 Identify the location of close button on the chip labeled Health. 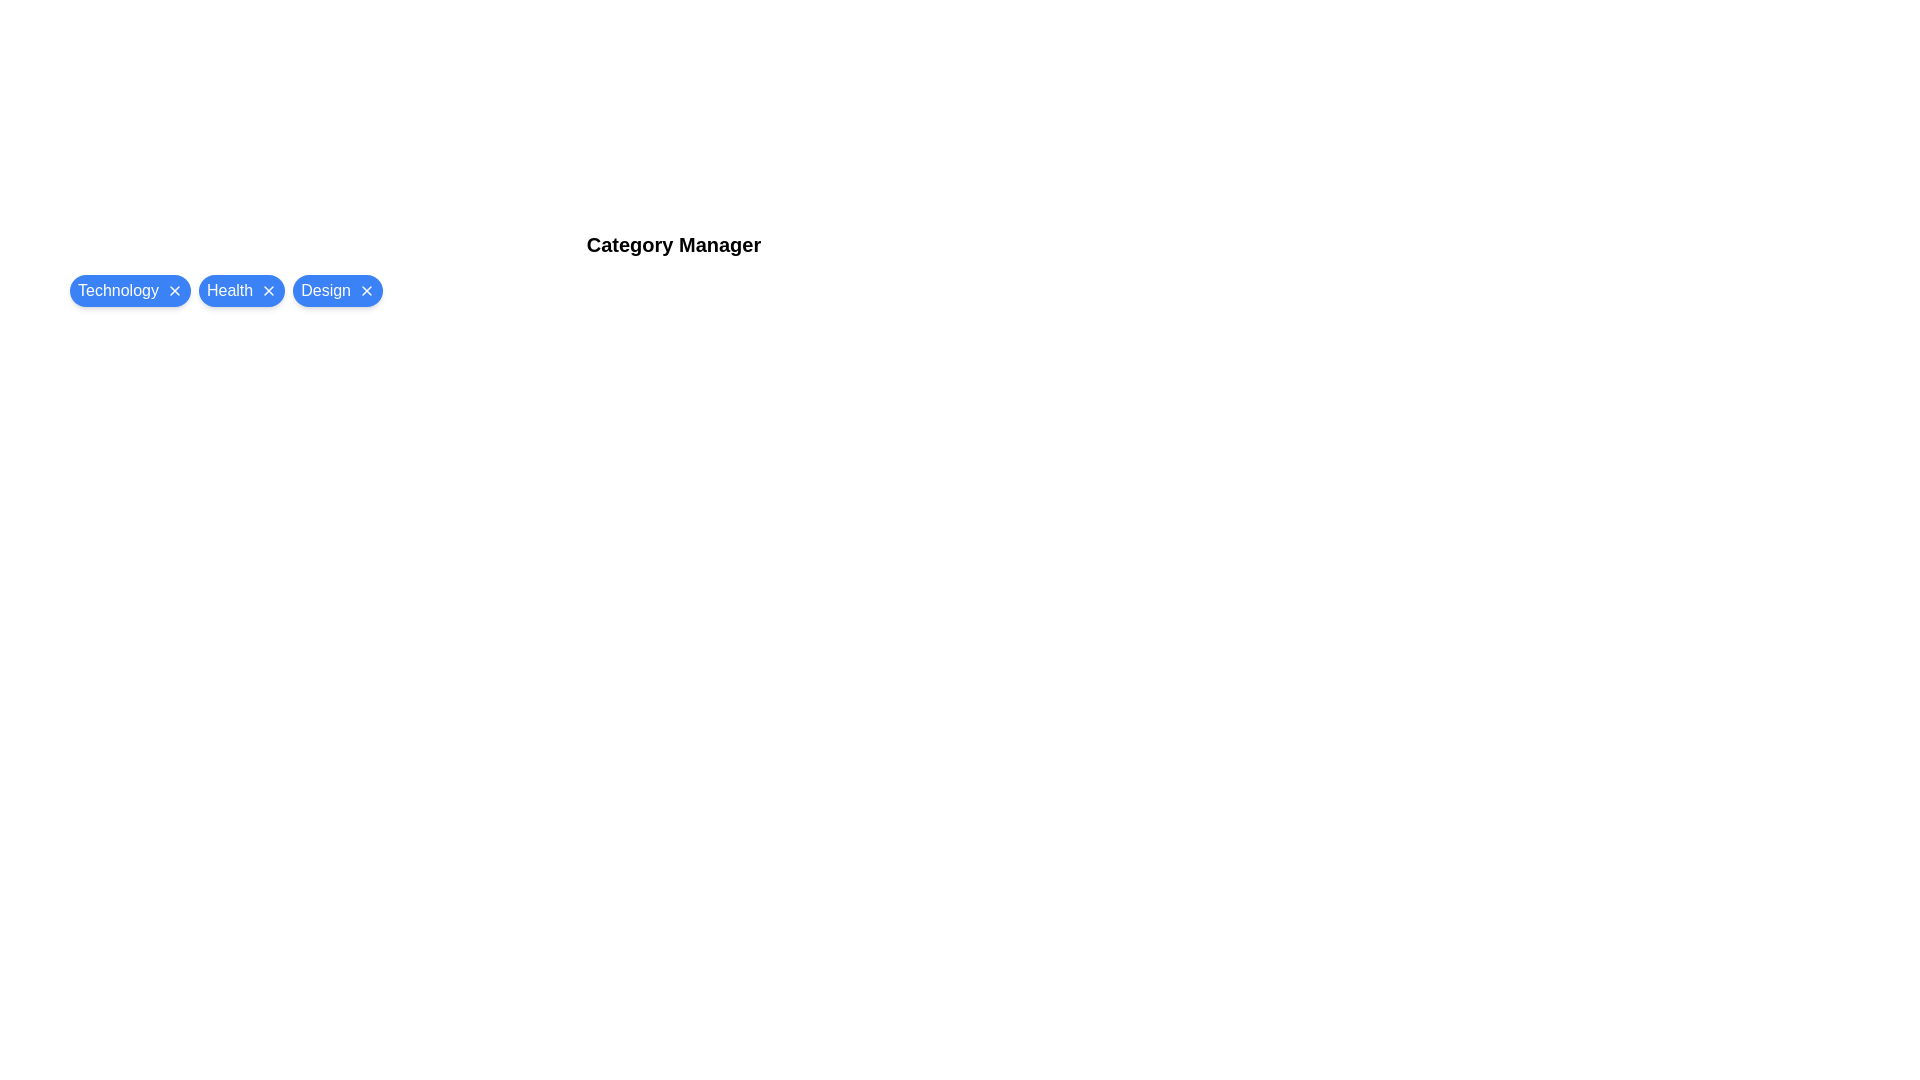
(268, 290).